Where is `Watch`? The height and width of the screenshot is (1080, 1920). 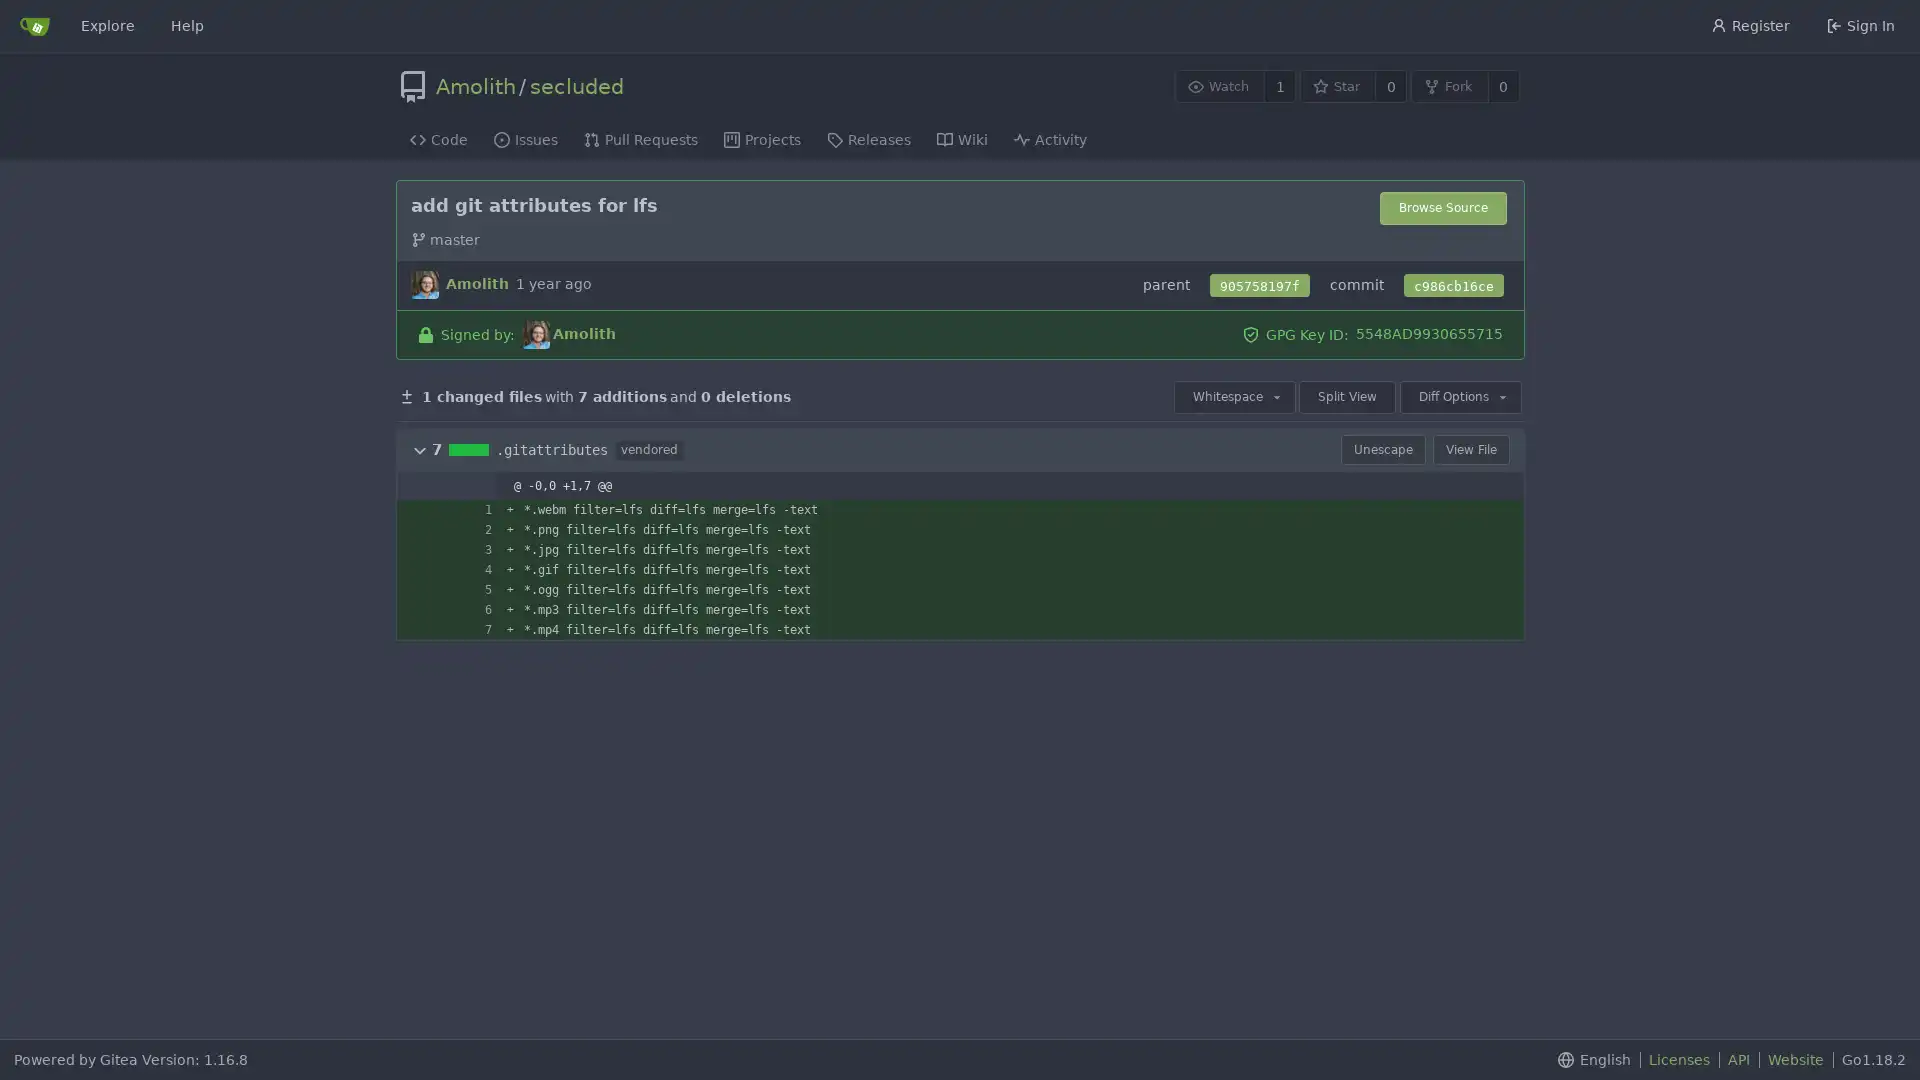
Watch is located at coordinates (1218, 85).